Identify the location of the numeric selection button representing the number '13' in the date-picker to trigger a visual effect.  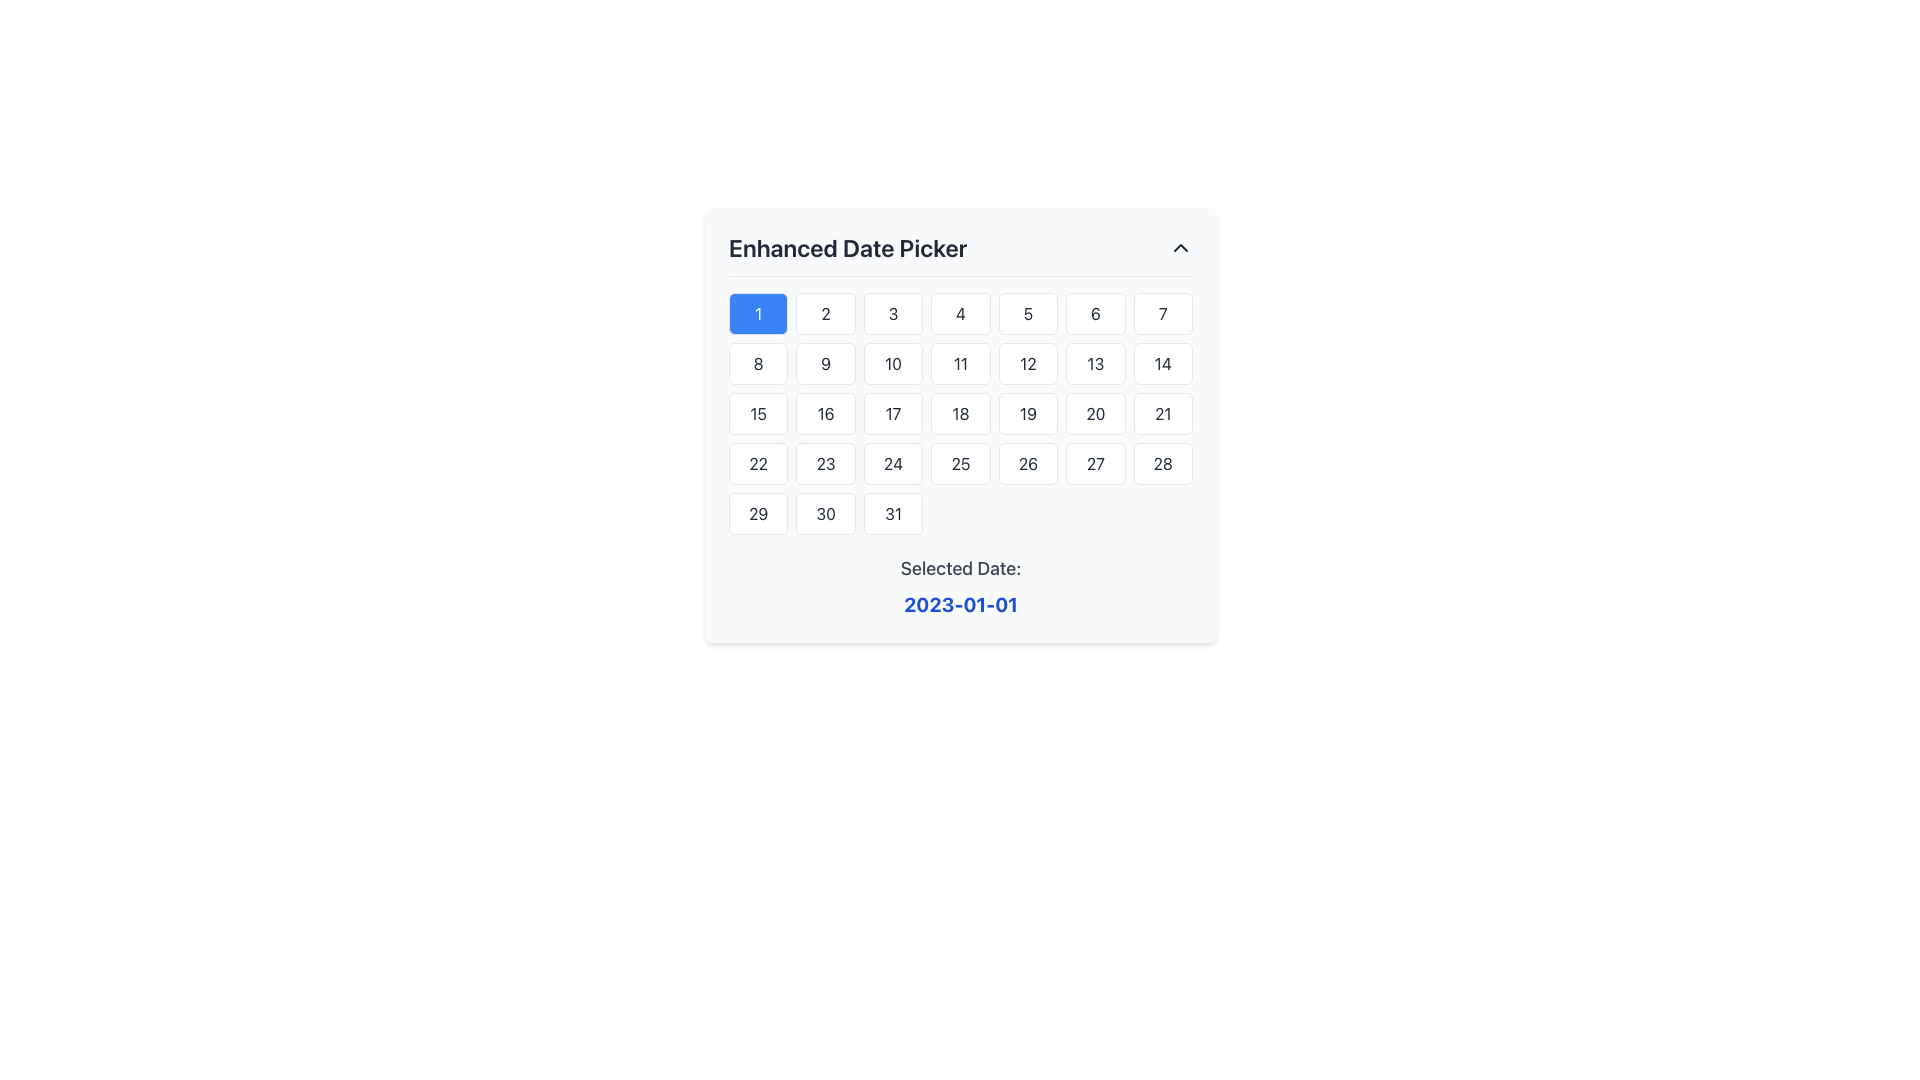
(1094, 363).